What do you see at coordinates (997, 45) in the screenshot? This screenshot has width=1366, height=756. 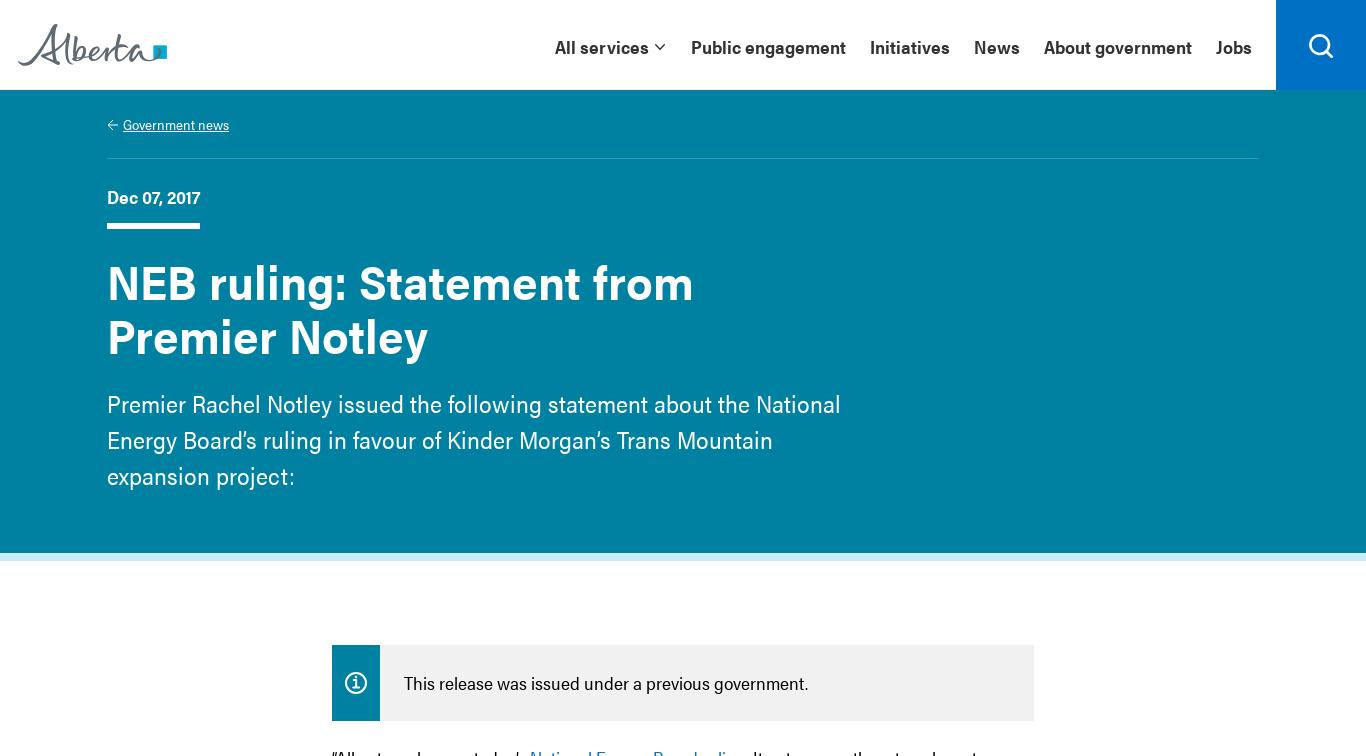 I see `'News'` at bounding box center [997, 45].